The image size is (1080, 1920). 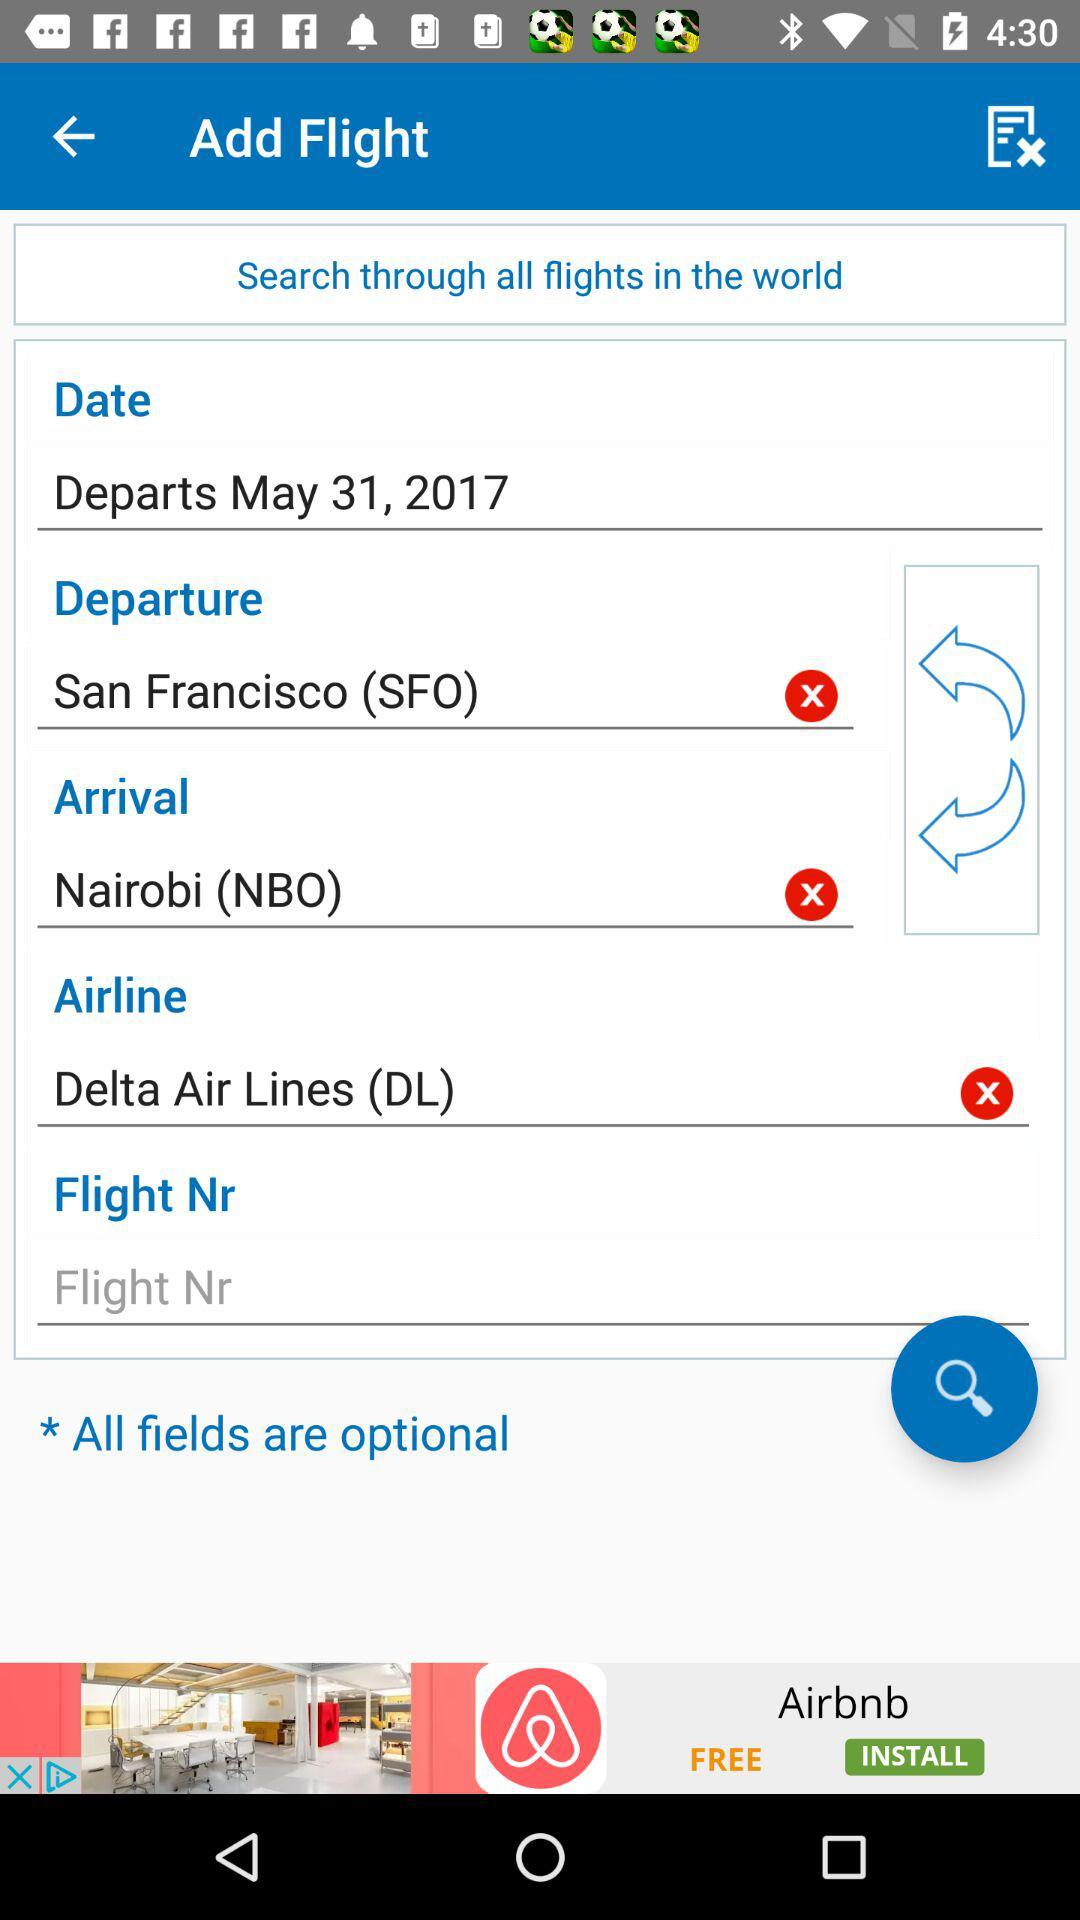 What do you see at coordinates (540, 1727) in the screenshot?
I see `install an app` at bounding box center [540, 1727].